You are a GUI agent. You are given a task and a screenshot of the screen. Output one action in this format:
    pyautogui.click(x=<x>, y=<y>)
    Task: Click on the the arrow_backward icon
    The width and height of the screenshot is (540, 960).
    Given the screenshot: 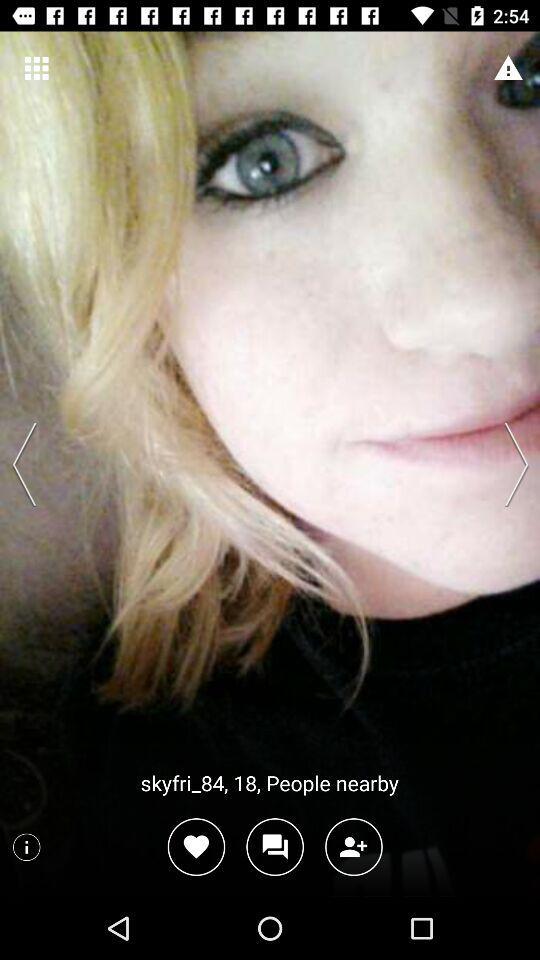 What is the action you would take?
    pyautogui.click(x=28, y=464)
    